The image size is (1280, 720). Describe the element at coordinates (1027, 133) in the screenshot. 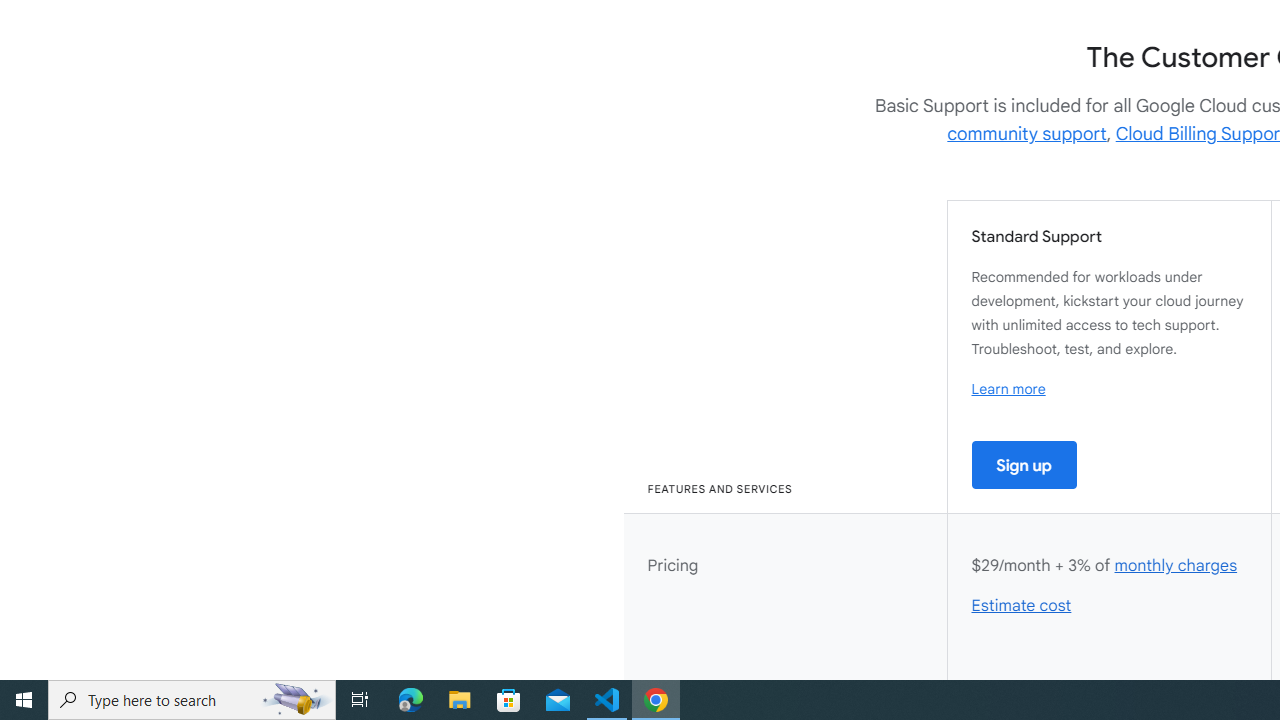

I see `'community support'` at that location.